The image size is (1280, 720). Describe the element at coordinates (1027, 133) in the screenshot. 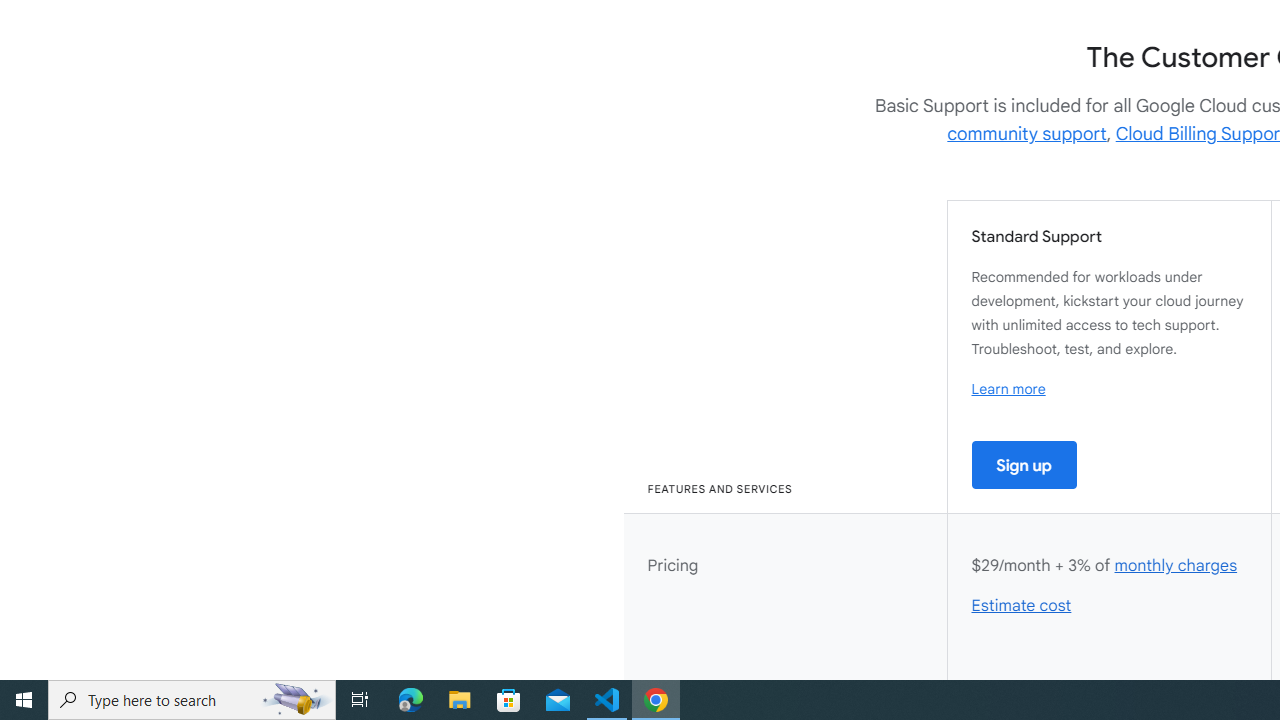

I see `'community support'` at that location.